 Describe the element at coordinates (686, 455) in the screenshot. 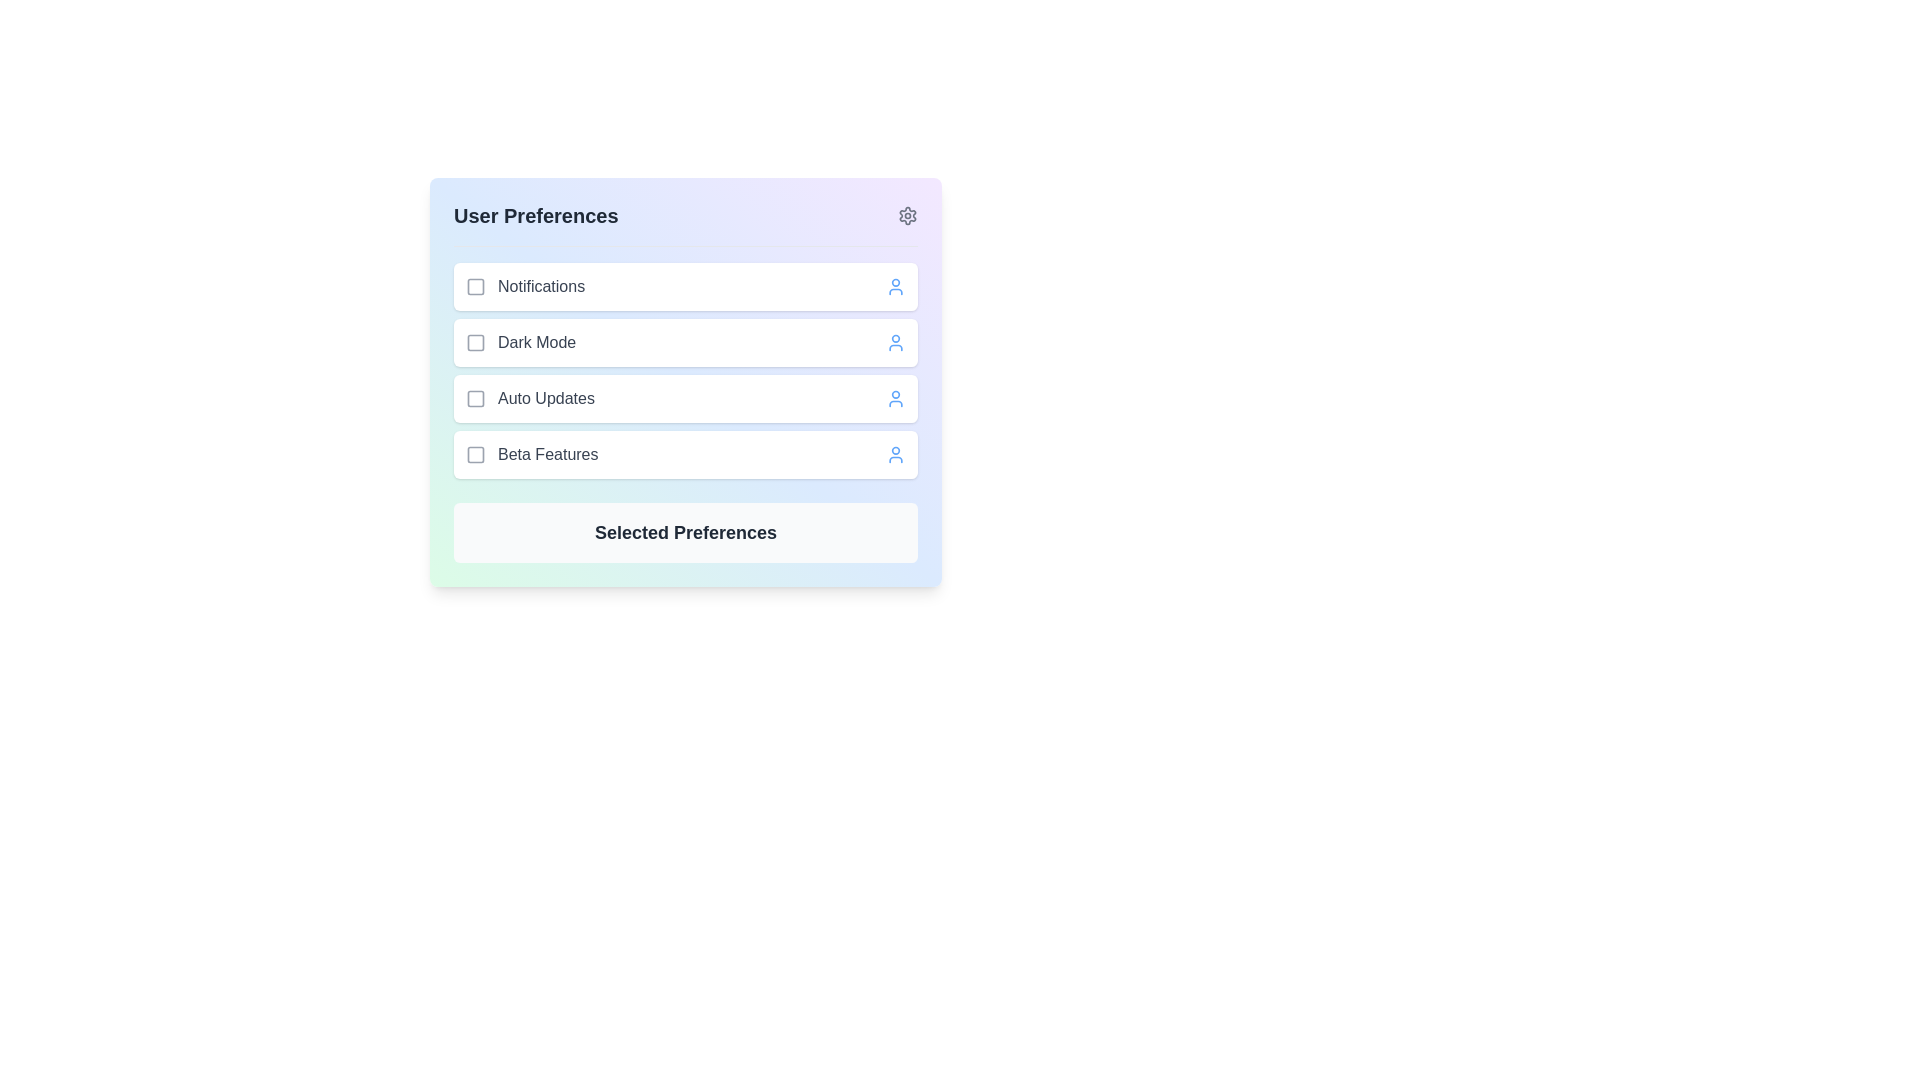

I see `the 'Beta Features' button-like list item` at that location.